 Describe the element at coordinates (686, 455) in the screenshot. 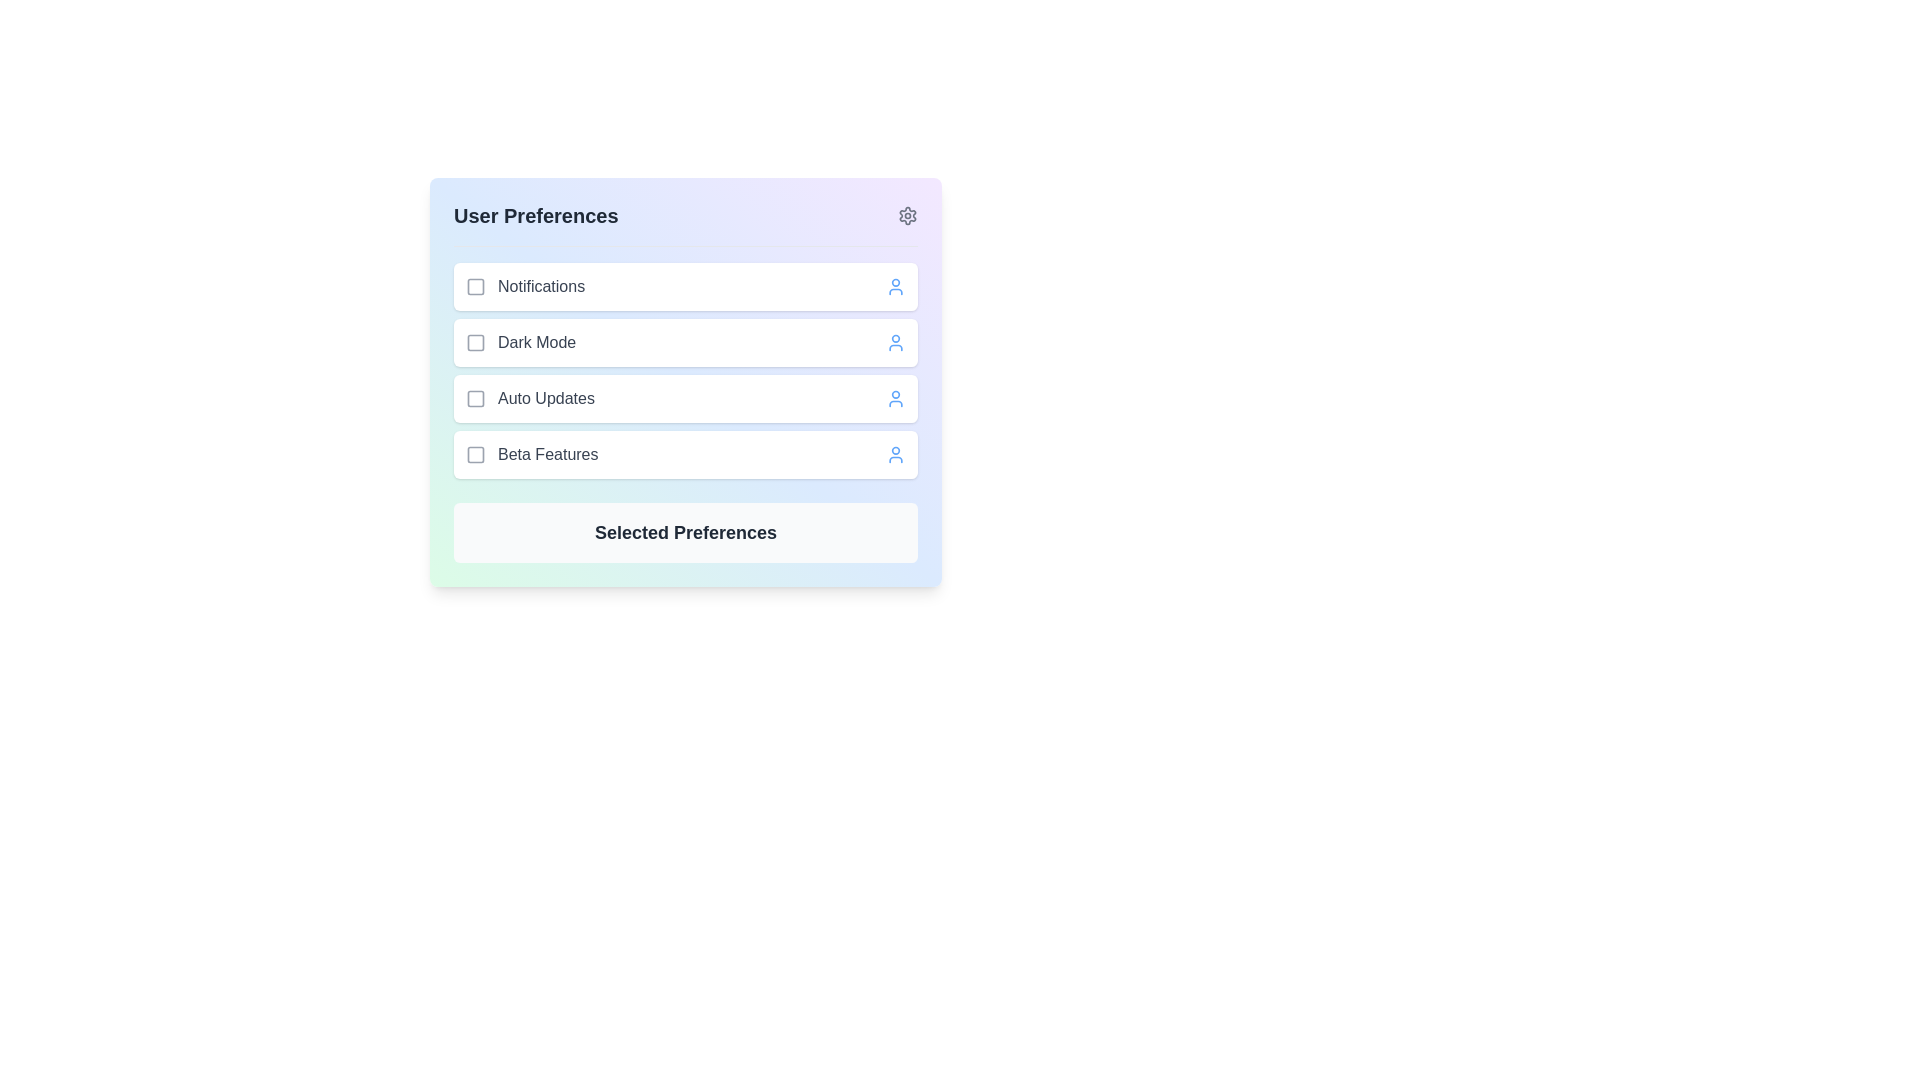

I see `the 'Beta Features' button-like list item` at that location.